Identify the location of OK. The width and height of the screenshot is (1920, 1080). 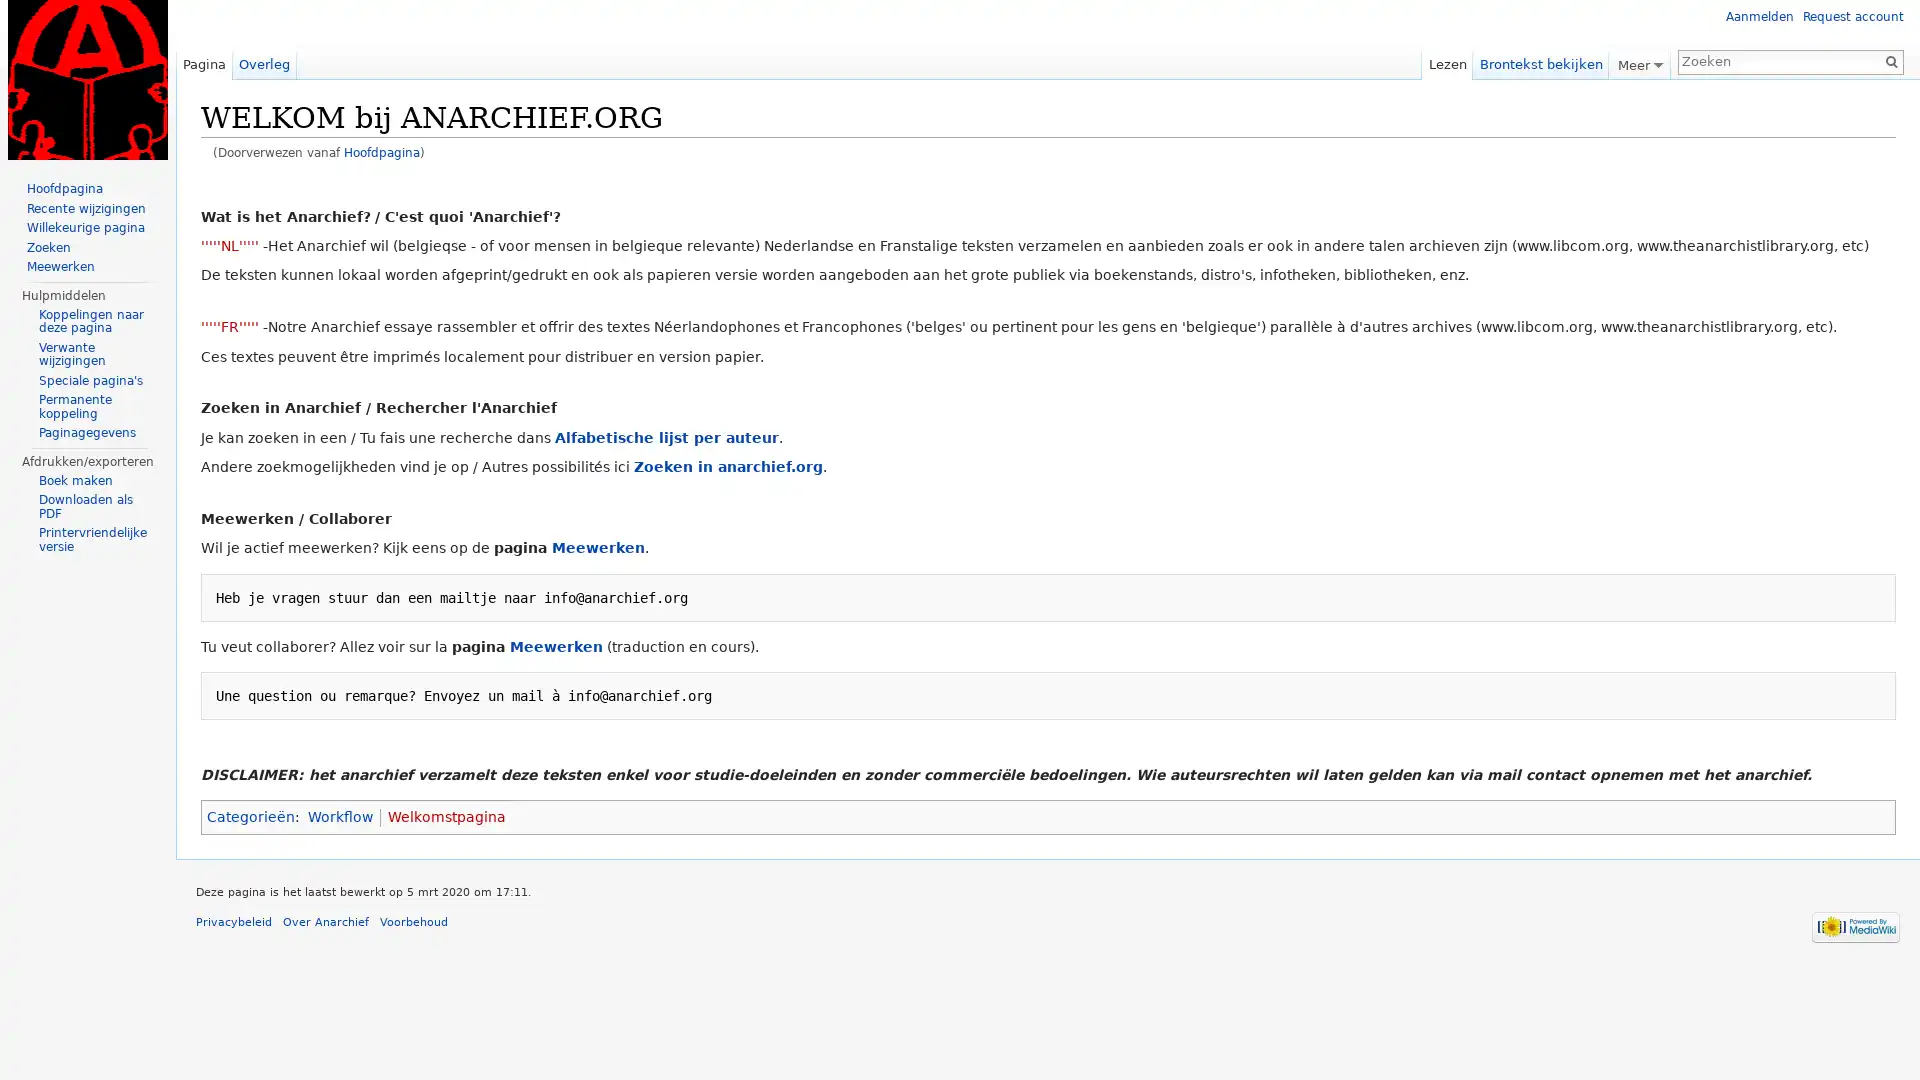
(1890, 60).